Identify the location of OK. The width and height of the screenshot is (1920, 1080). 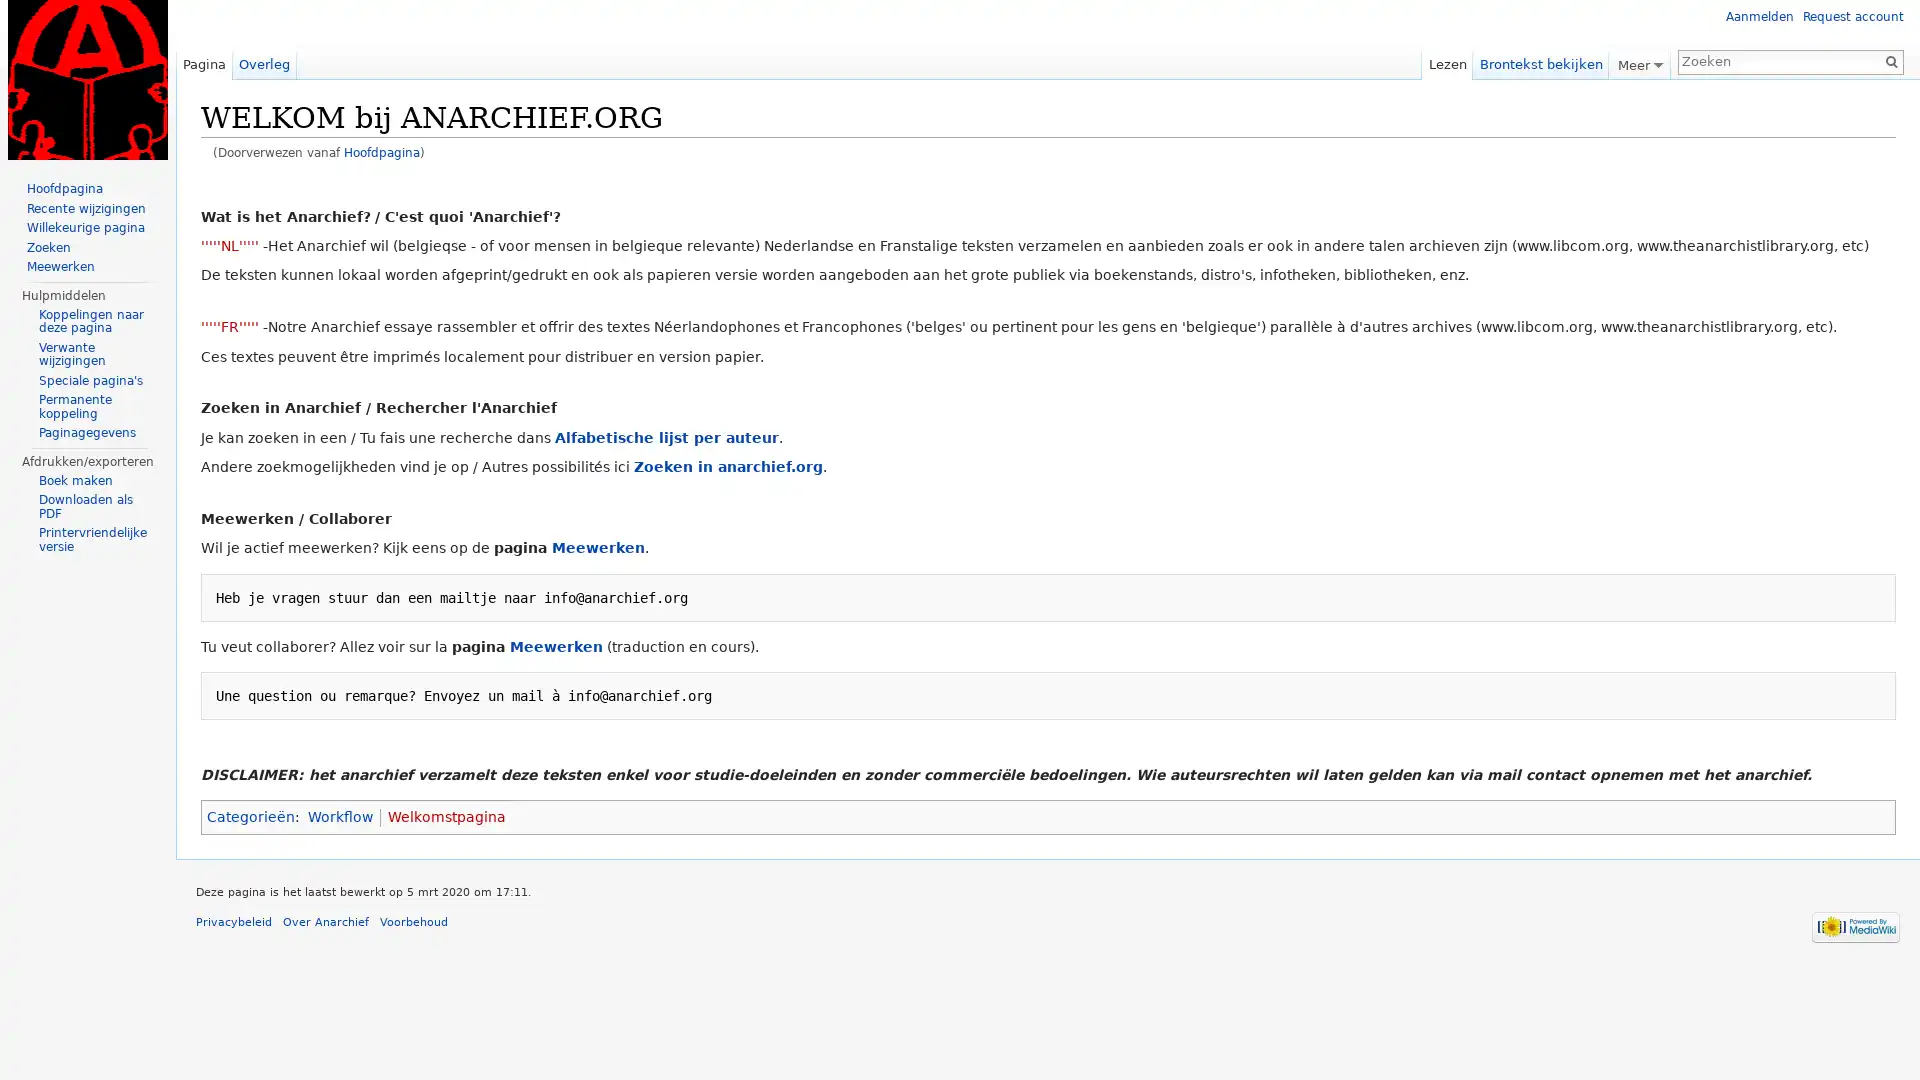
(1890, 60).